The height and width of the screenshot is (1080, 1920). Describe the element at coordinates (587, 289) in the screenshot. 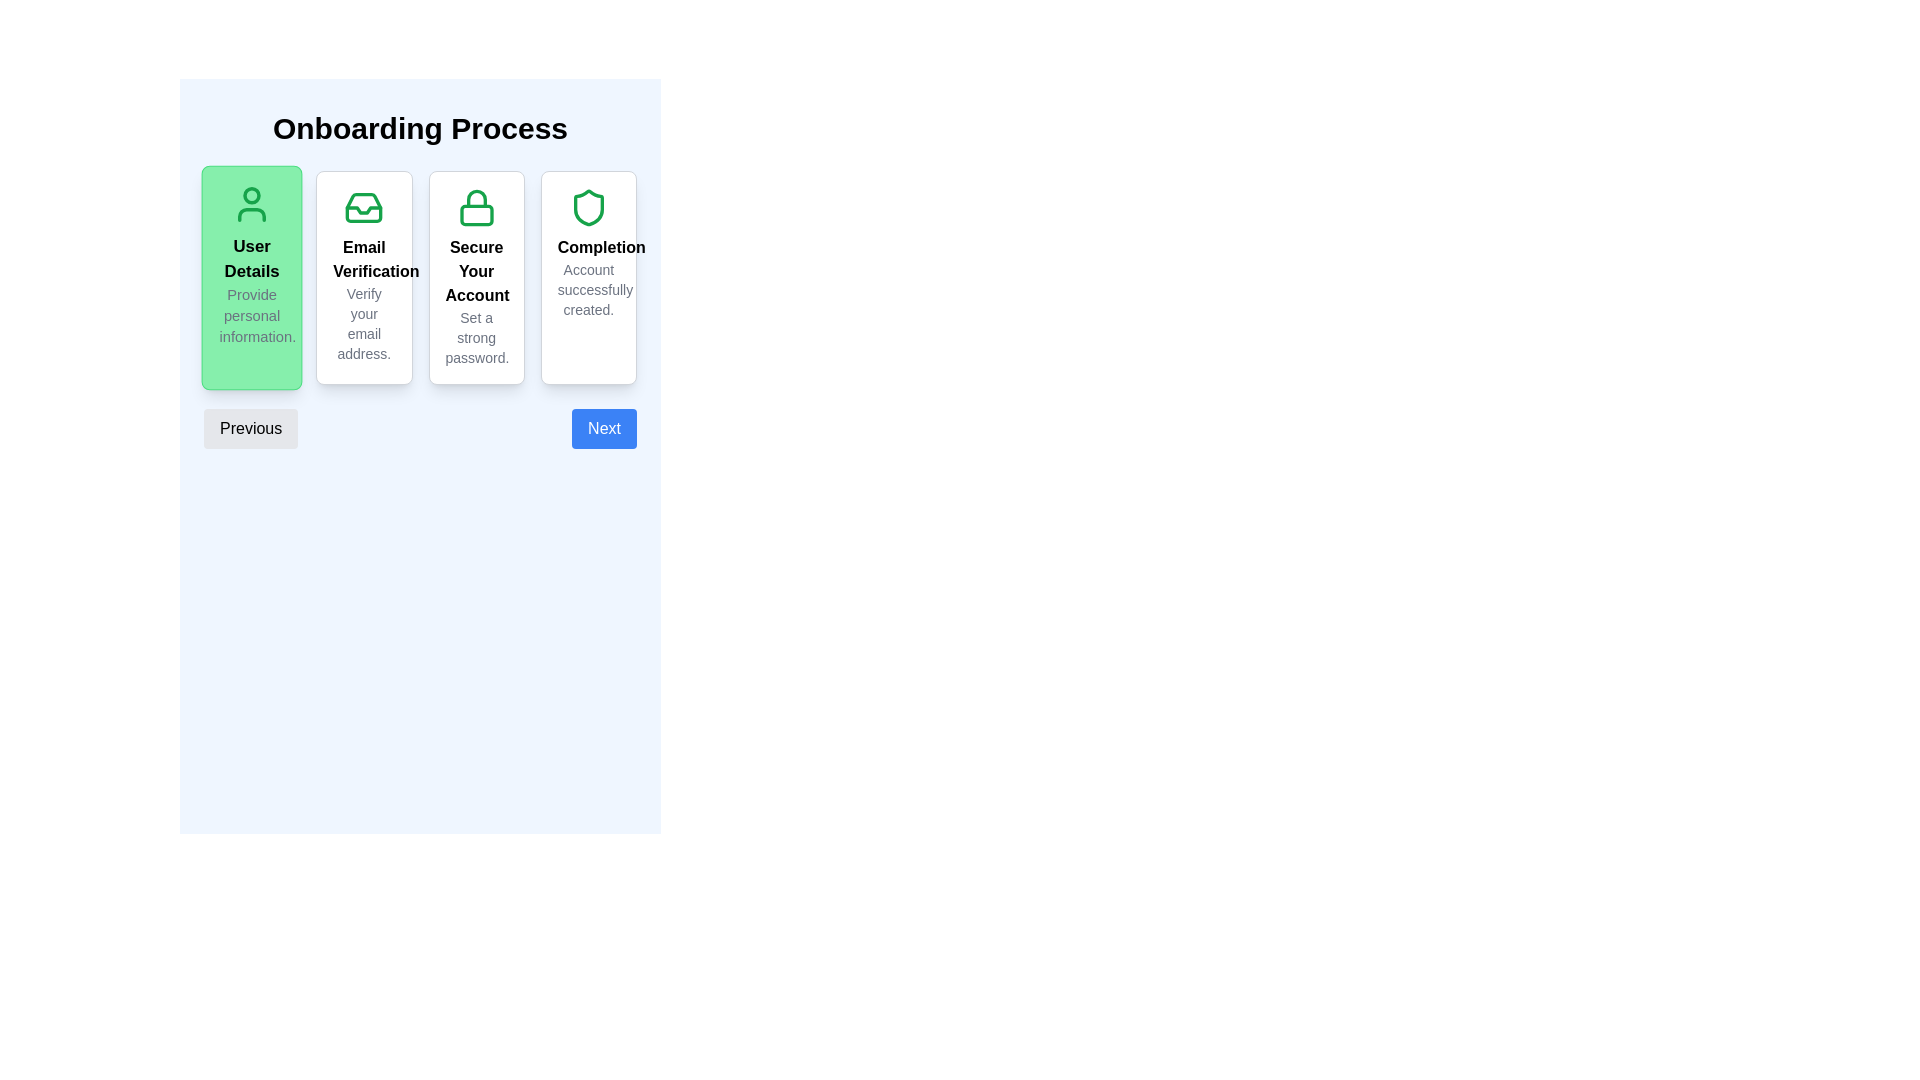

I see `text label that indicates the successful completion of the account creation process, located below the 'Completion' heading in the last onboarding step card positioned on the far right` at that location.